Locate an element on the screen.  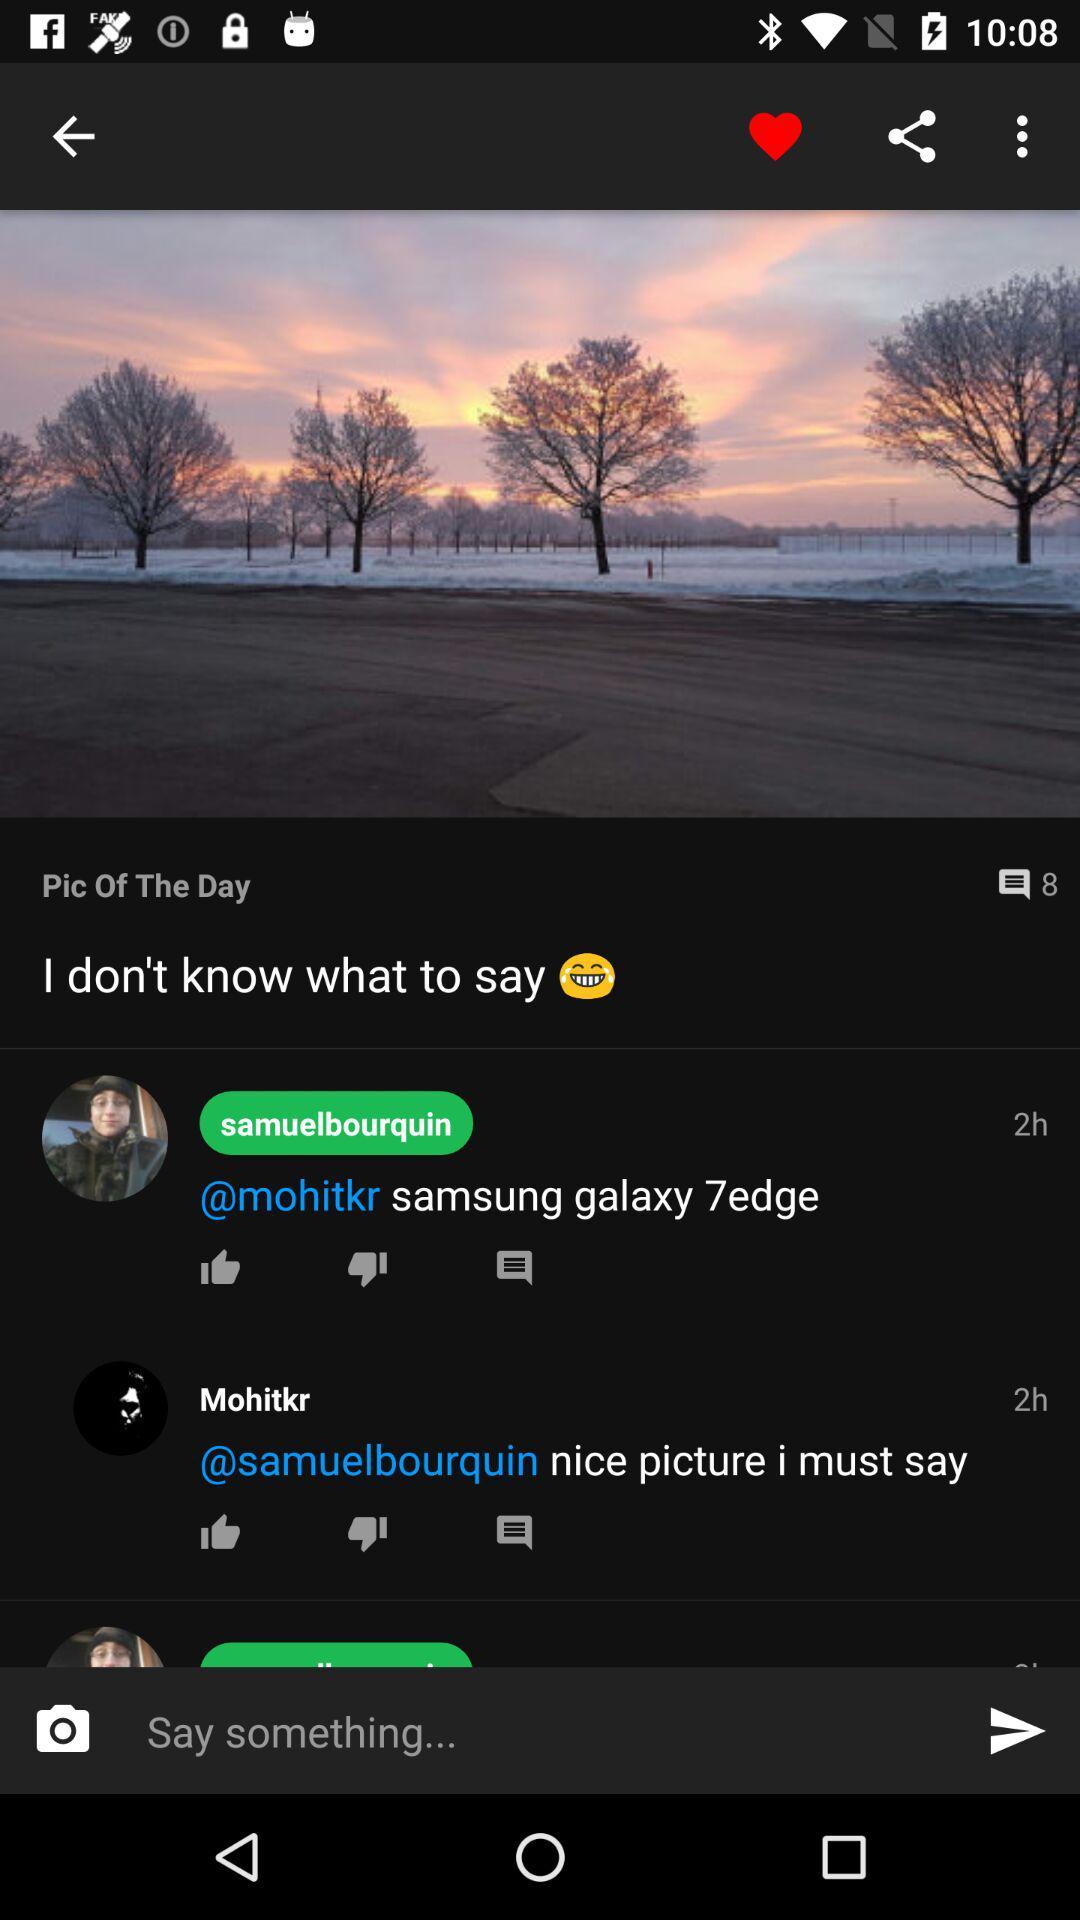
the i don t is located at coordinates (540, 973).